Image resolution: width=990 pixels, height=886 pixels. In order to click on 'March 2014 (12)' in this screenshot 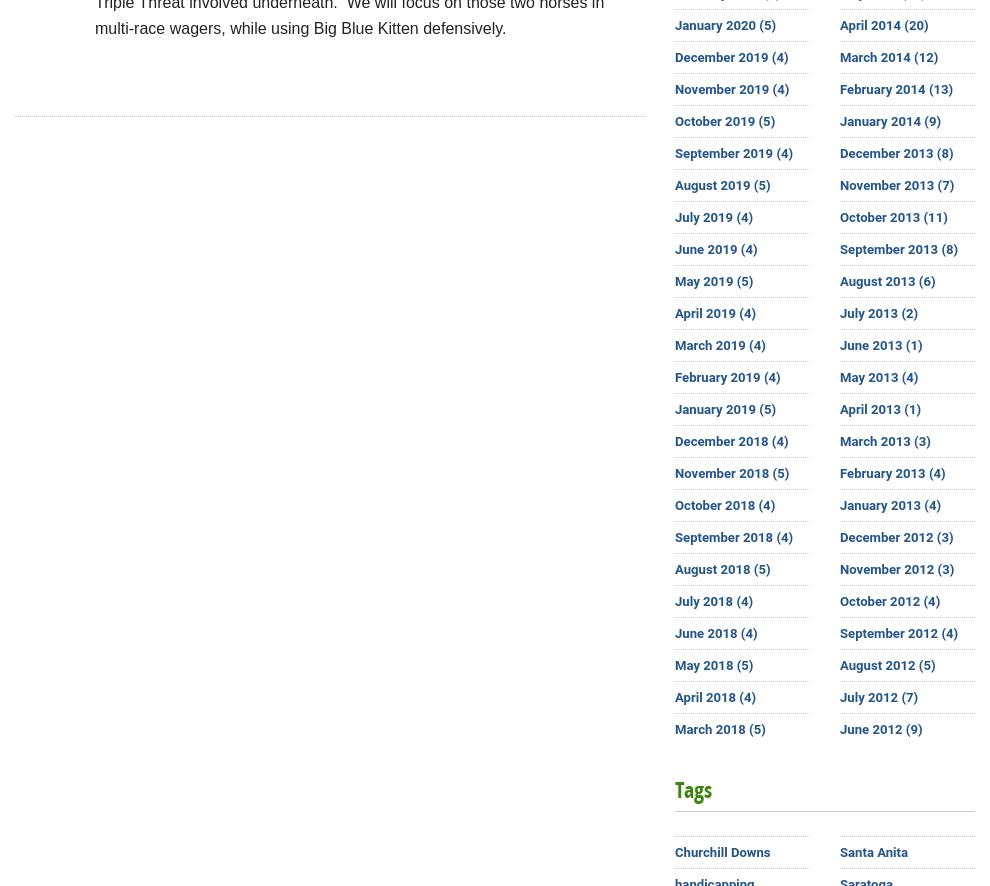, I will do `click(889, 56)`.